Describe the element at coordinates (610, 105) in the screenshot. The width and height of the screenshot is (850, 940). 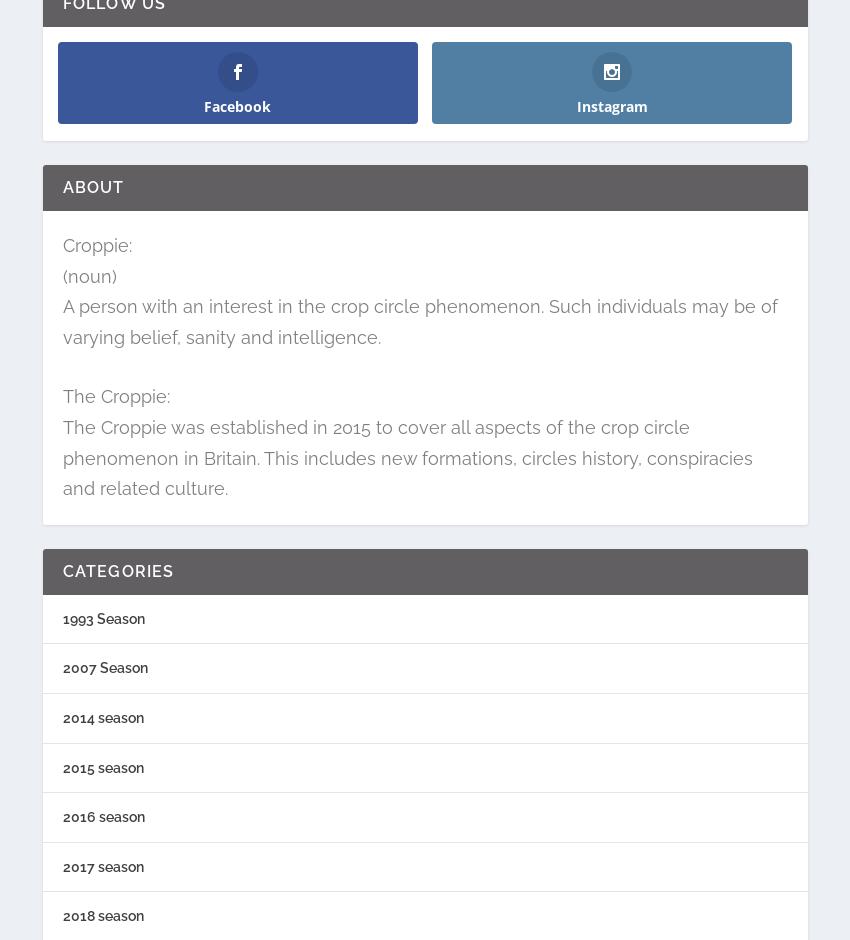
I see `'Instagram'` at that location.